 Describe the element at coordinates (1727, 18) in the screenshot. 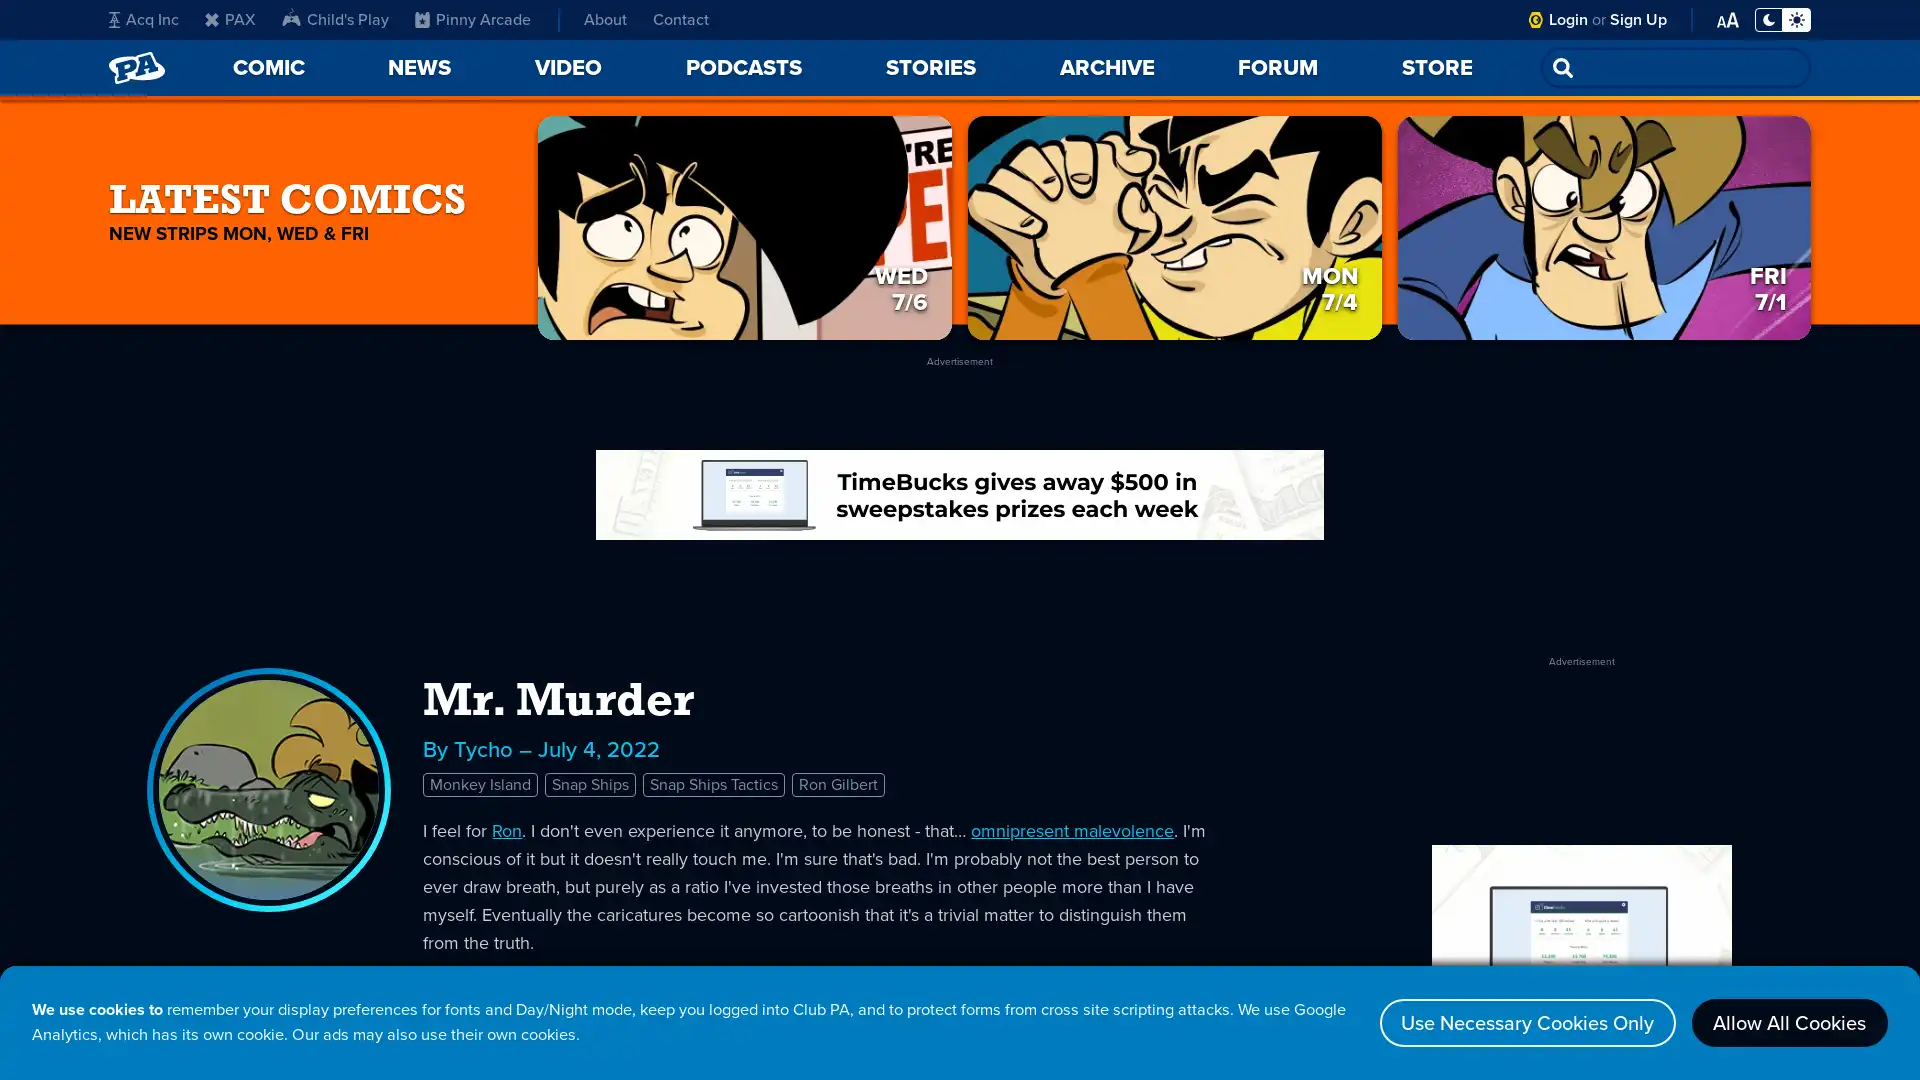

I see `Open Font Settings Menu` at that location.